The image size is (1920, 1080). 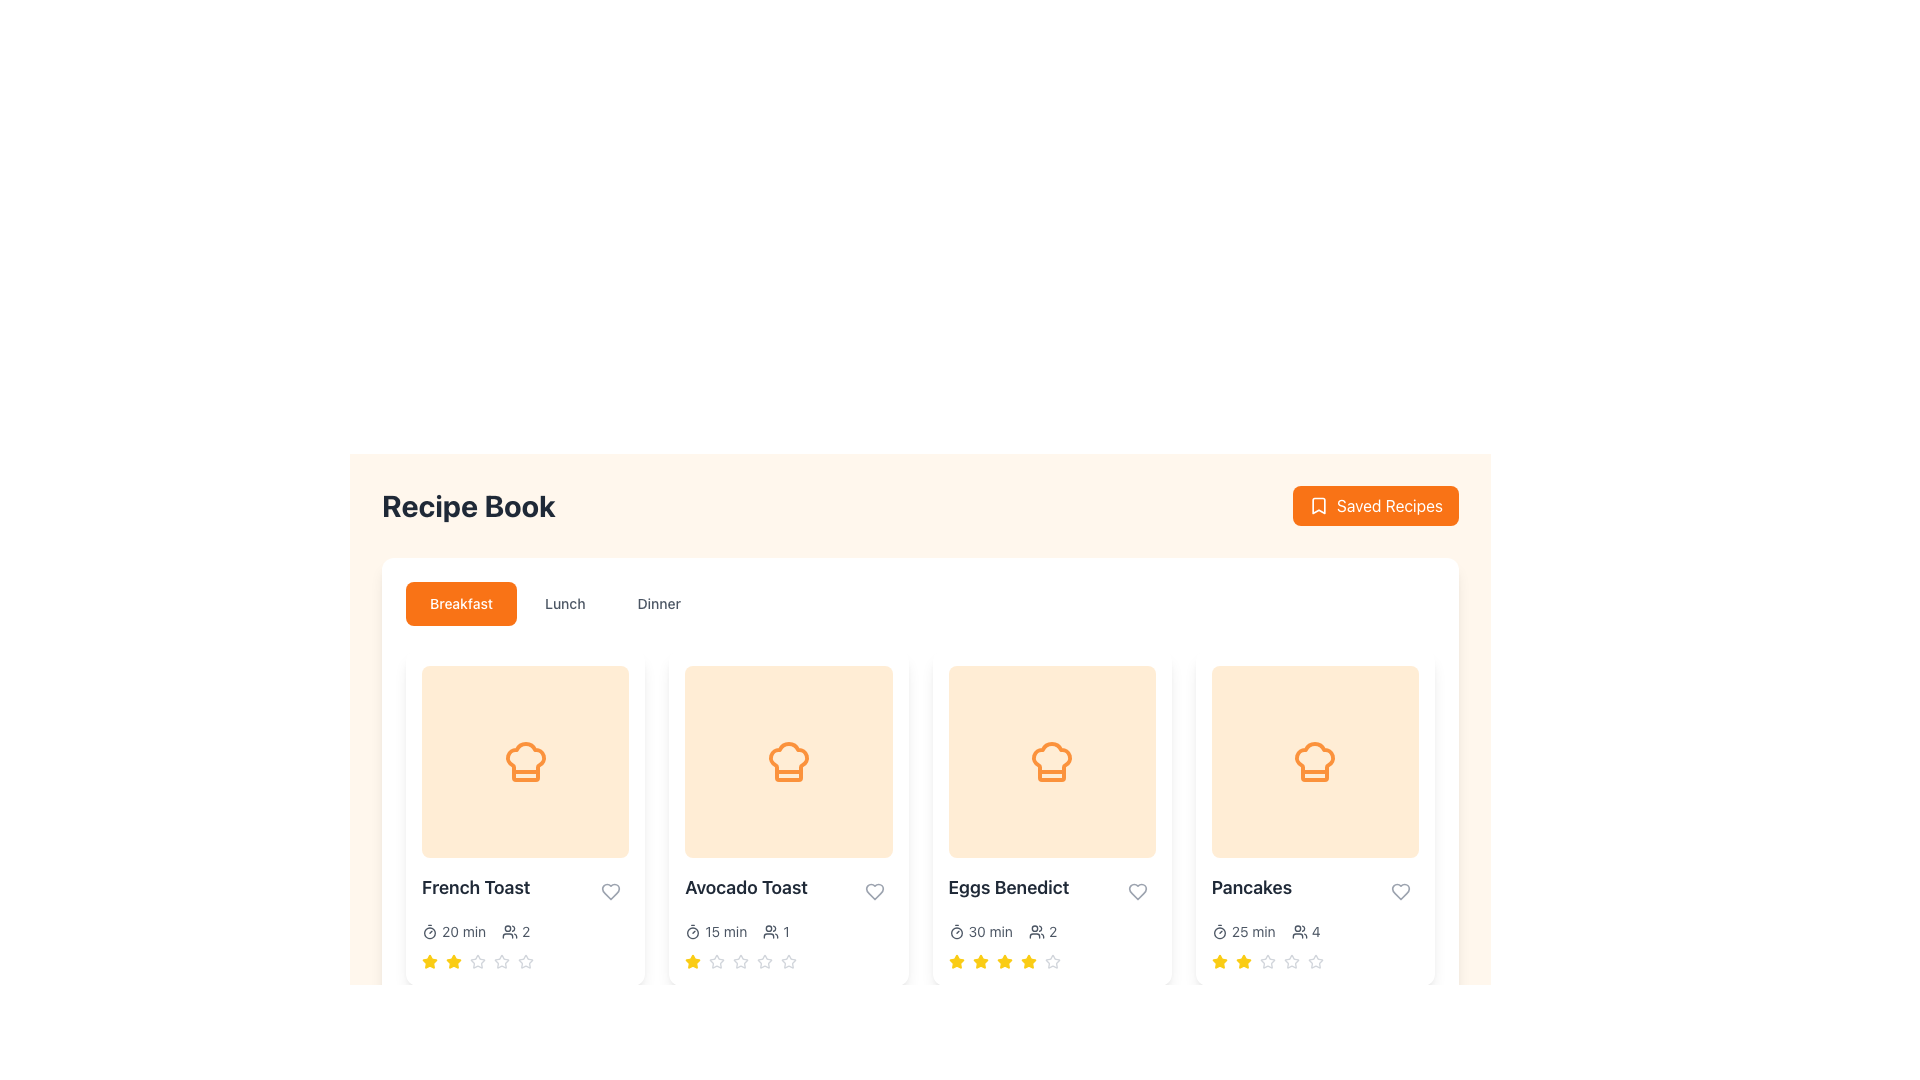 What do you see at coordinates (467, 504) in the screenshot?
I see `the Text Header that serves as the title for the recipe book section, located at the upper left section of the interface, positioned to the left of the 'Saved Recipes' button` at bounding box center [467, 504].